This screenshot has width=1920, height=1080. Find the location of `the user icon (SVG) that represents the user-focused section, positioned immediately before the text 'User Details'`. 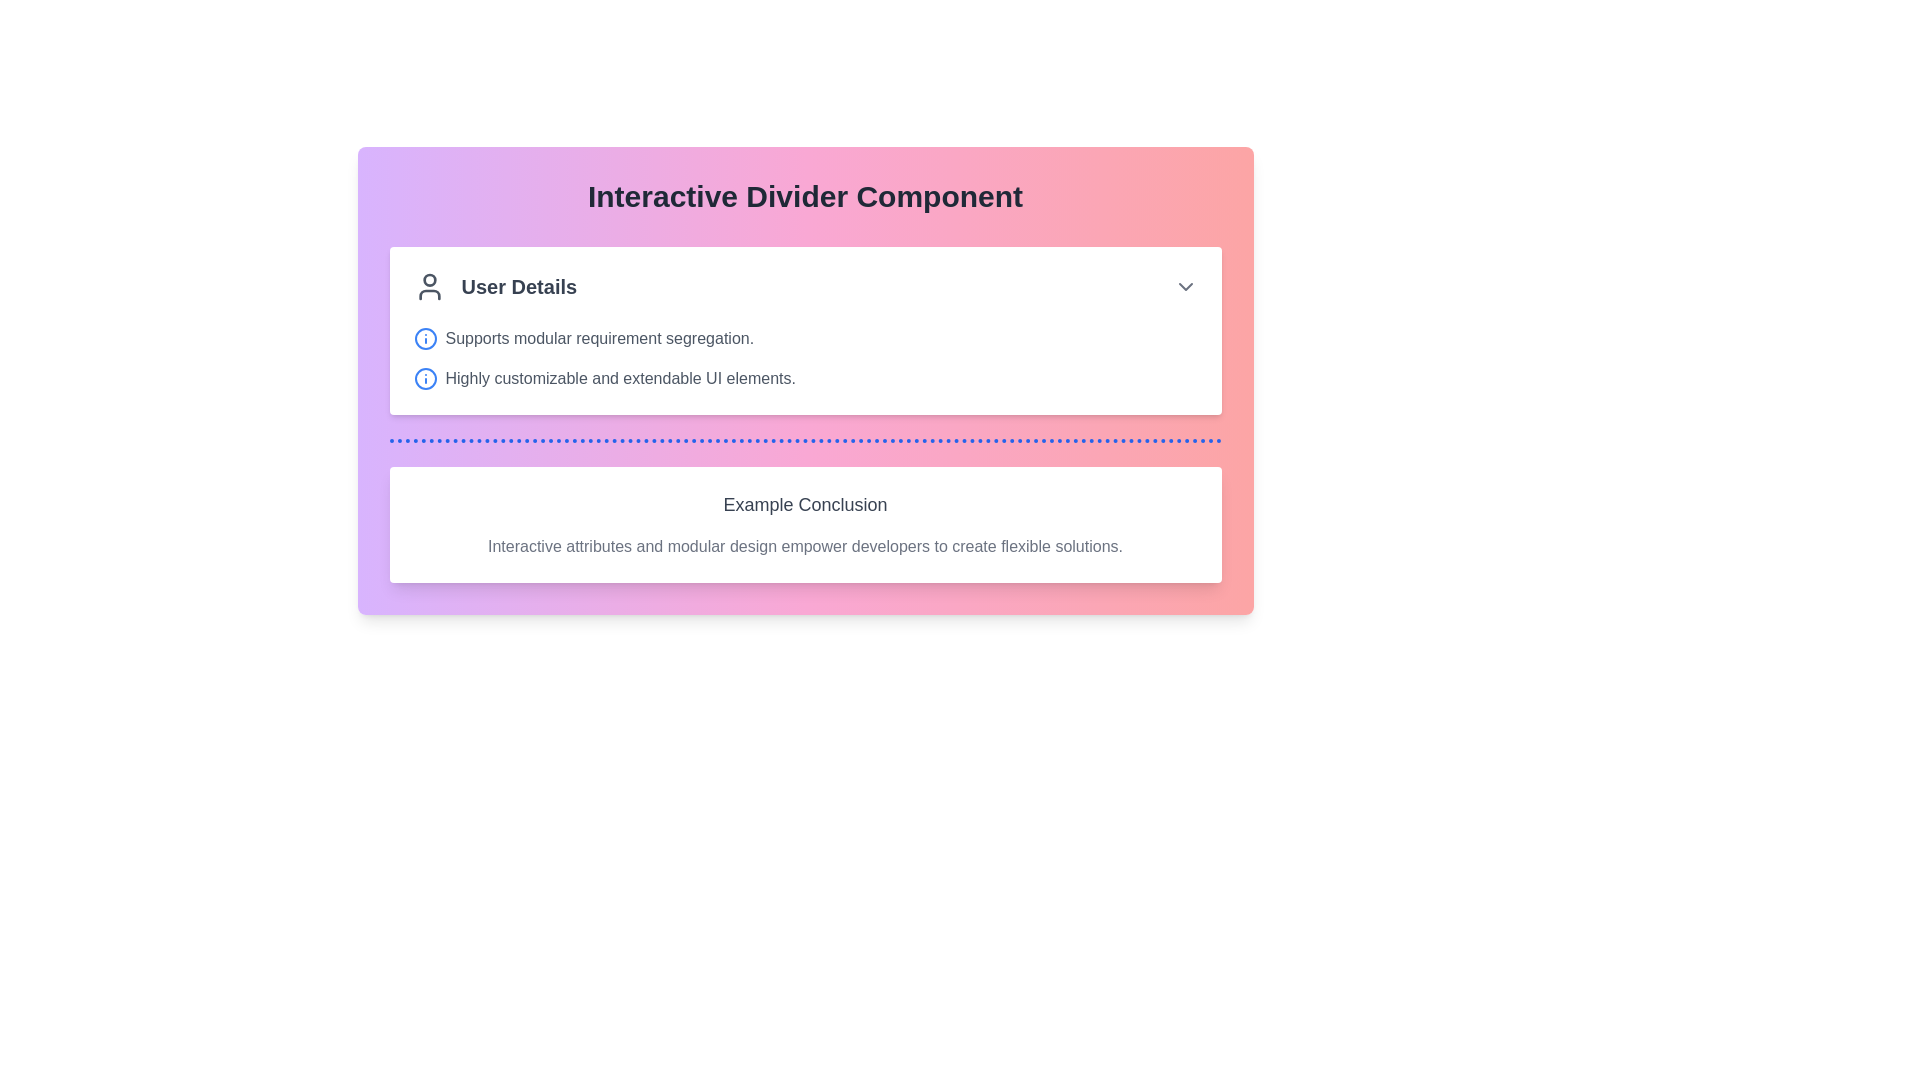

the user icon (SVG) that represents the user-focused section, positioned immediately before the text 'User Details' is located at coordinates (428, 286).